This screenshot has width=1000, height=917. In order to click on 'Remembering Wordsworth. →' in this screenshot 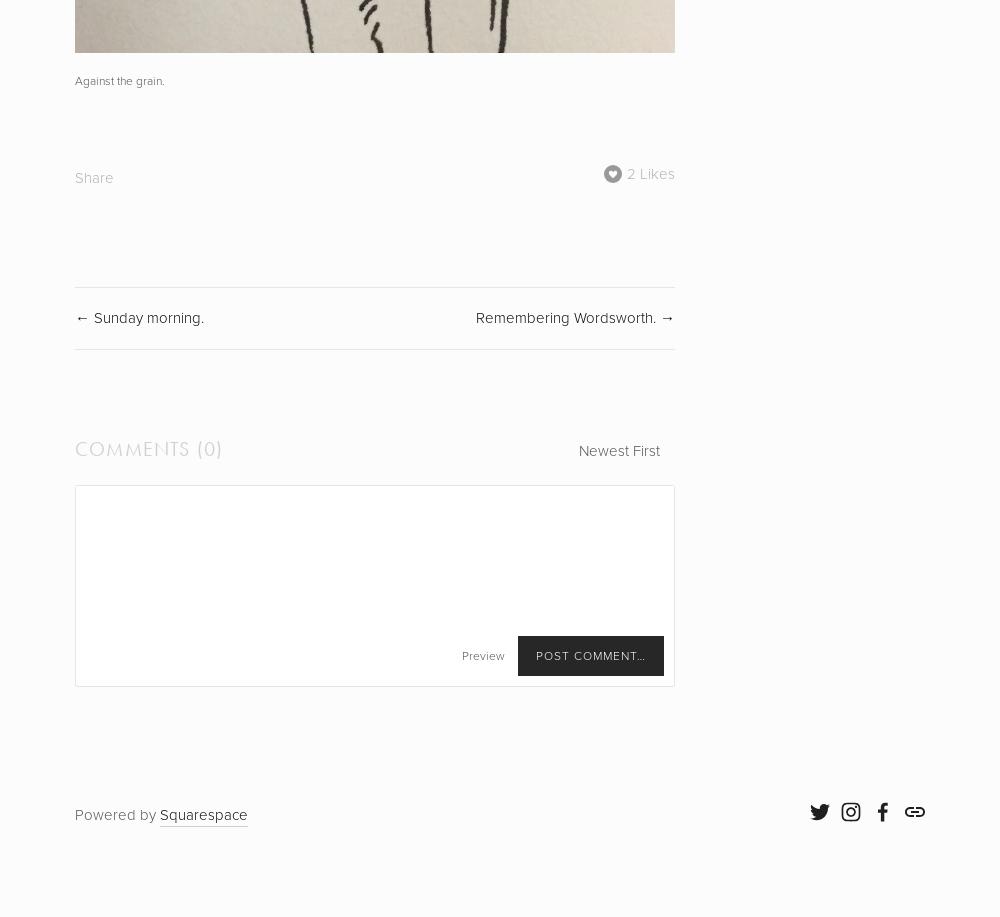, I will do `click(475, 318)`.